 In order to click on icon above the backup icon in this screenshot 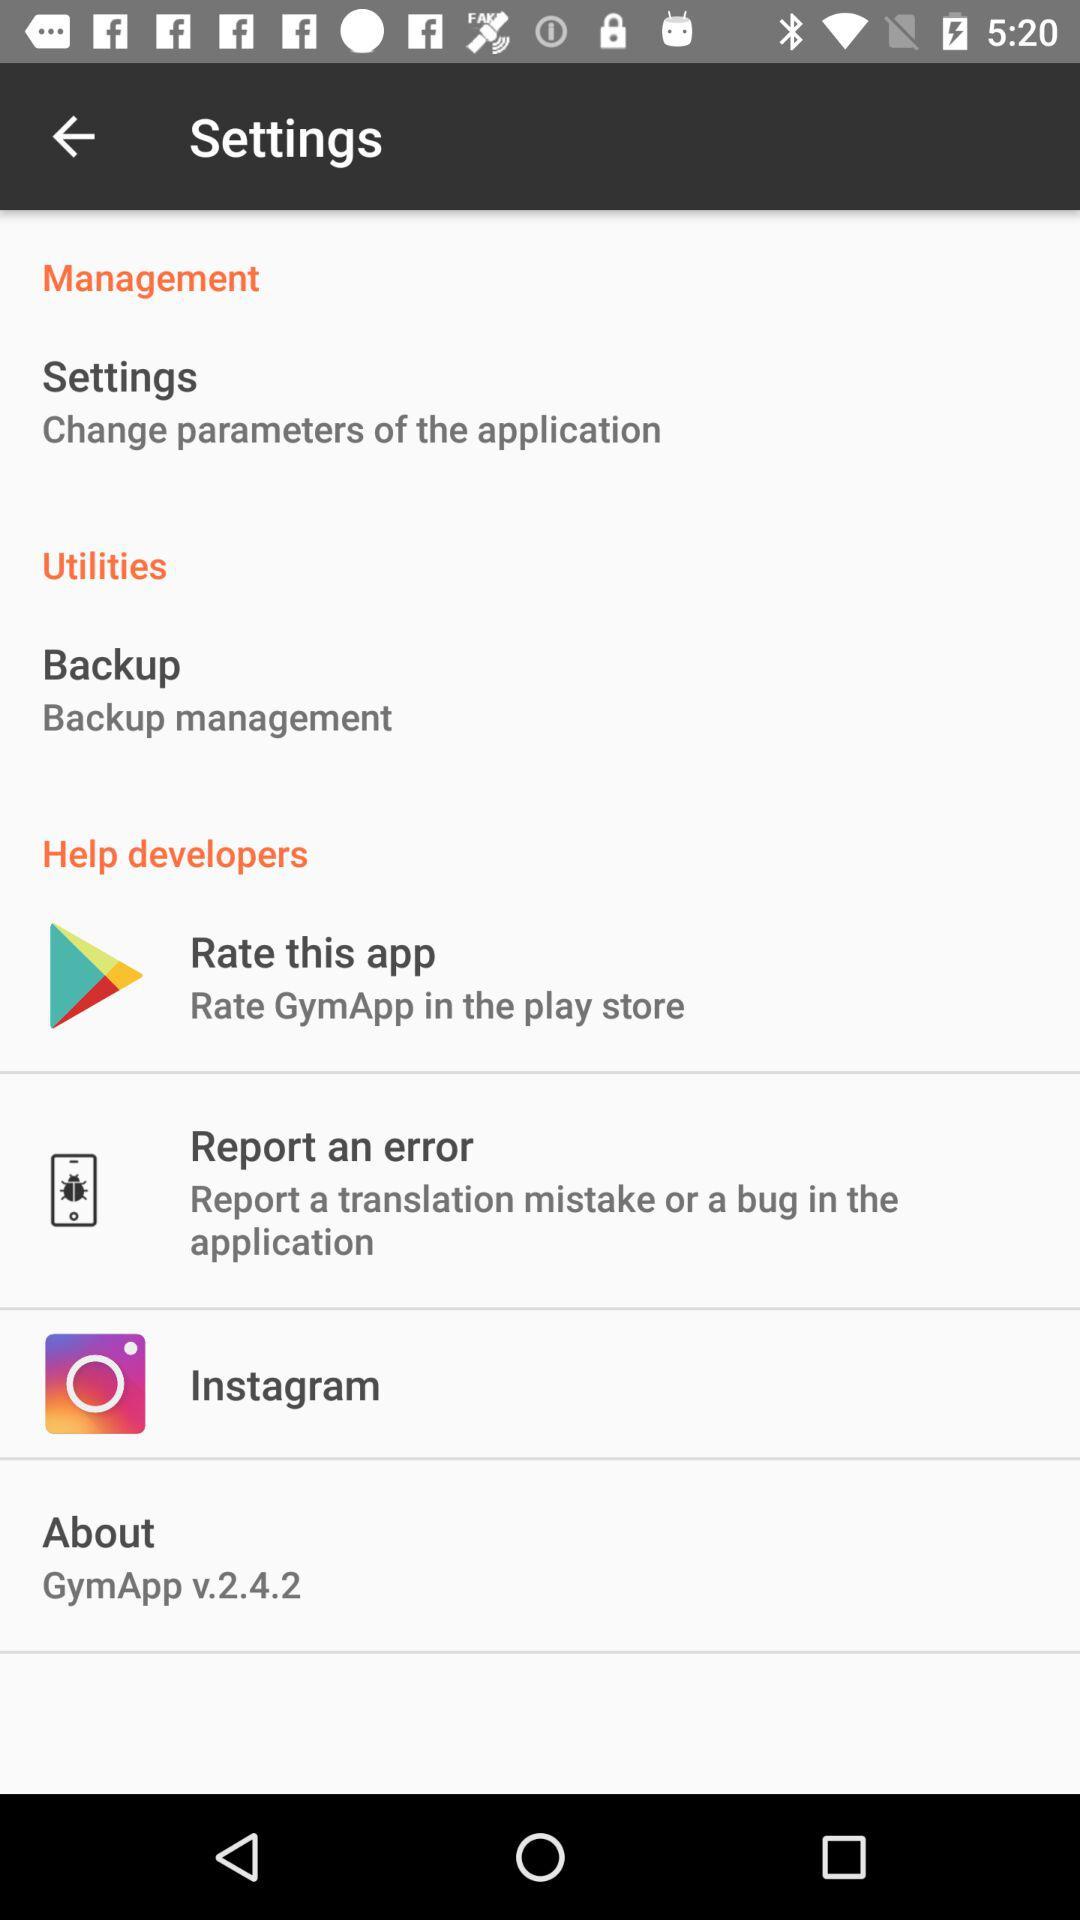, I will do `click(540, 543)`.